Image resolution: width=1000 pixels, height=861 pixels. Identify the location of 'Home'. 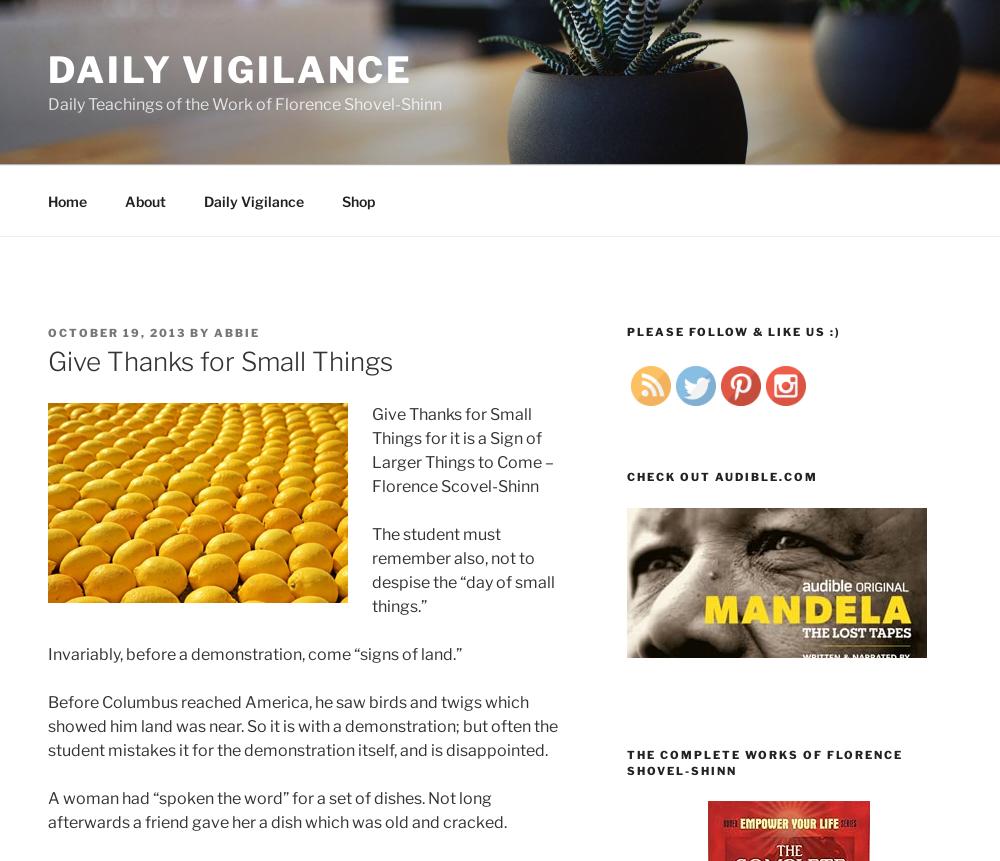
(65, 199).